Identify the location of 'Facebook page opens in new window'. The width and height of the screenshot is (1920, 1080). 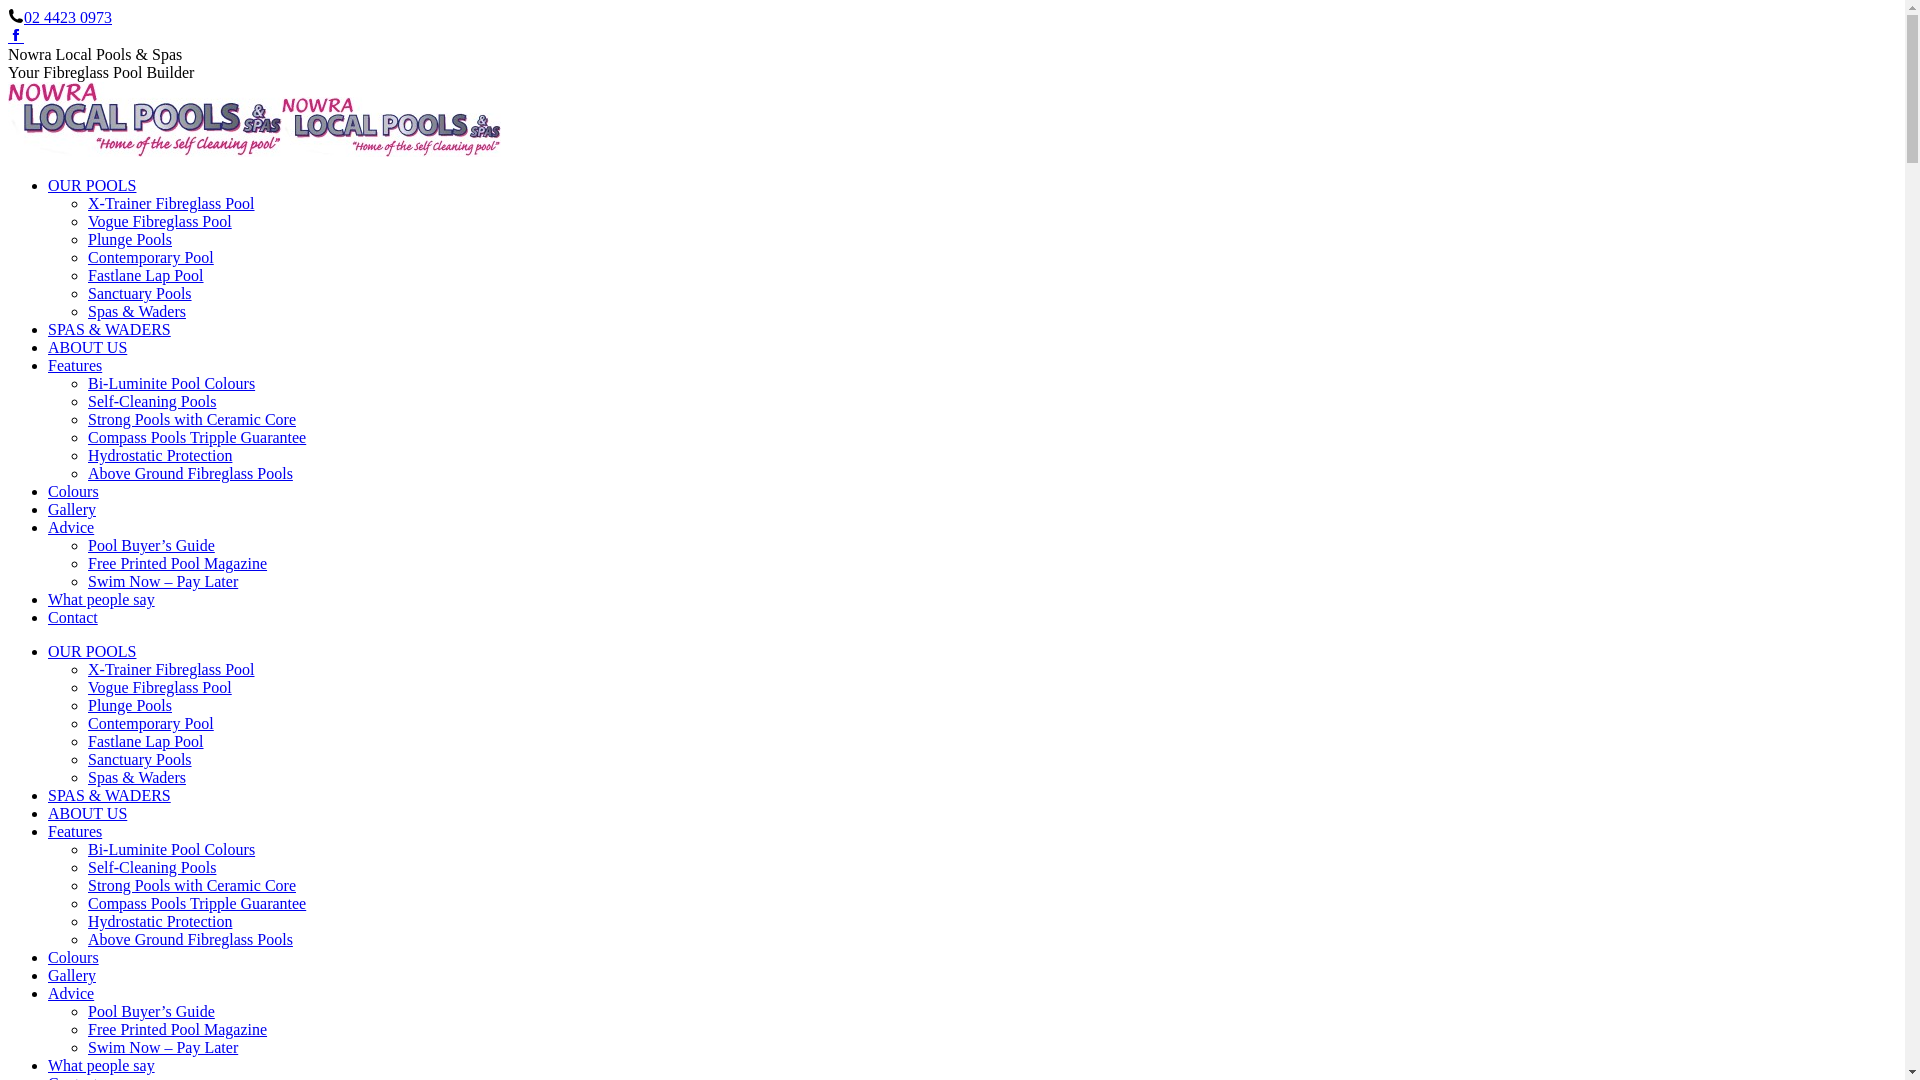
(8, 36).